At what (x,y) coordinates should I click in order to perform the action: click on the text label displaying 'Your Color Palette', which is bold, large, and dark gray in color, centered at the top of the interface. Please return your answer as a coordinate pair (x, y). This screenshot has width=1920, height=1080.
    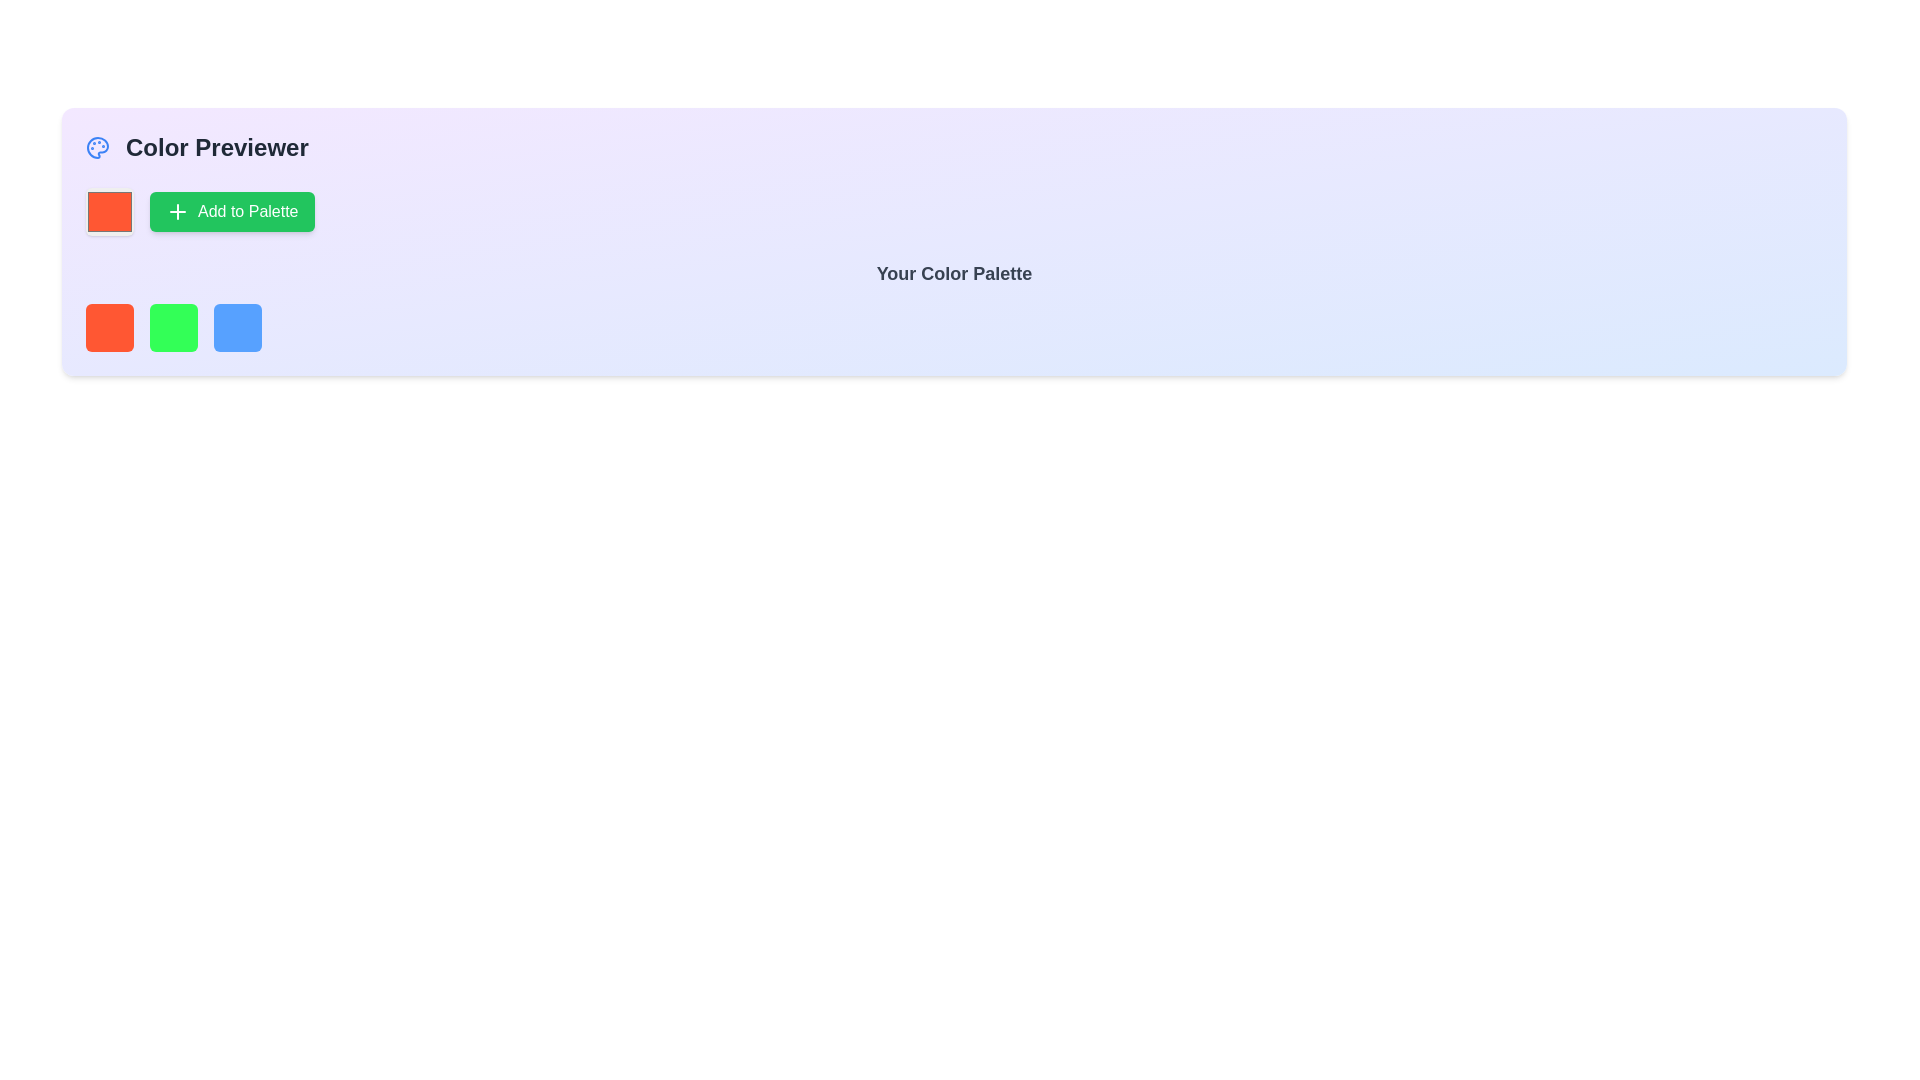
    Looking at the image, I should click on (953, 273).